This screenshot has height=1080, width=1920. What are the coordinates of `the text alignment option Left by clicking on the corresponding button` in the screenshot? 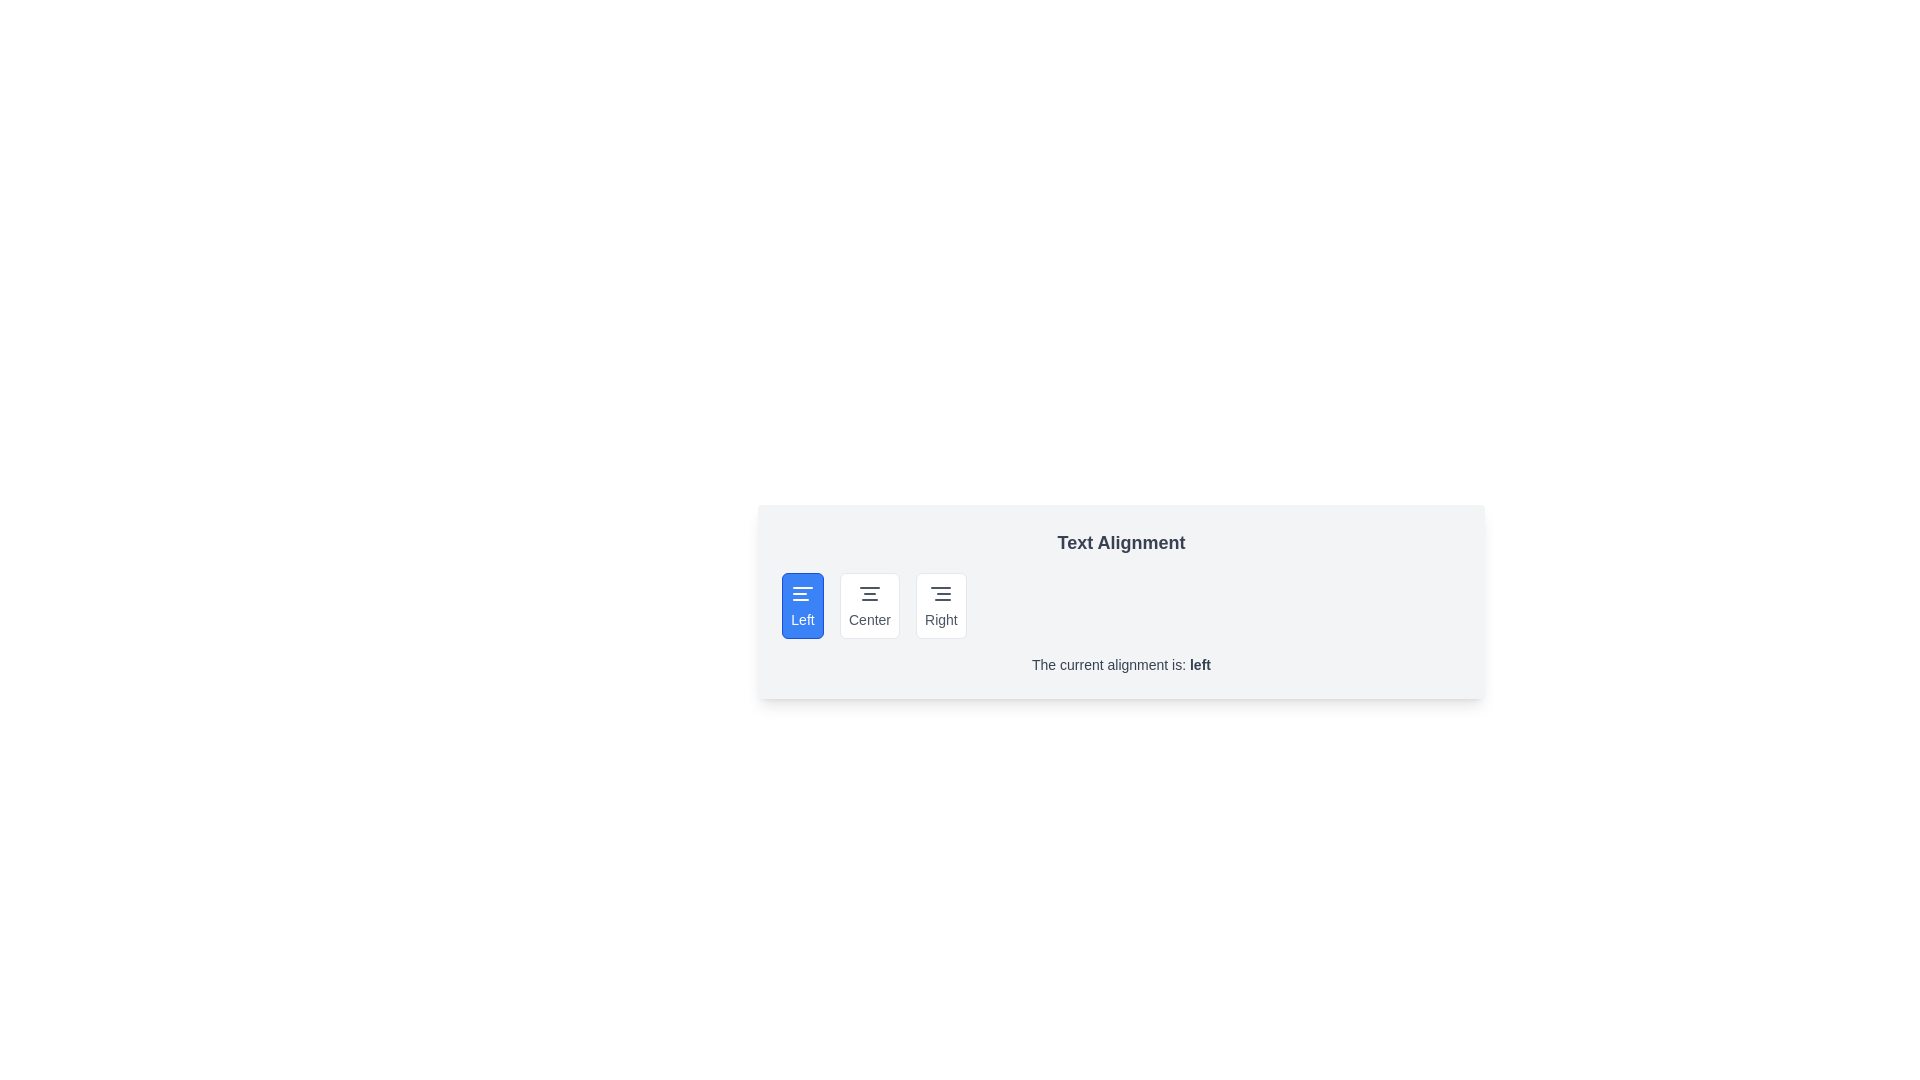 It's located at (802, 604).